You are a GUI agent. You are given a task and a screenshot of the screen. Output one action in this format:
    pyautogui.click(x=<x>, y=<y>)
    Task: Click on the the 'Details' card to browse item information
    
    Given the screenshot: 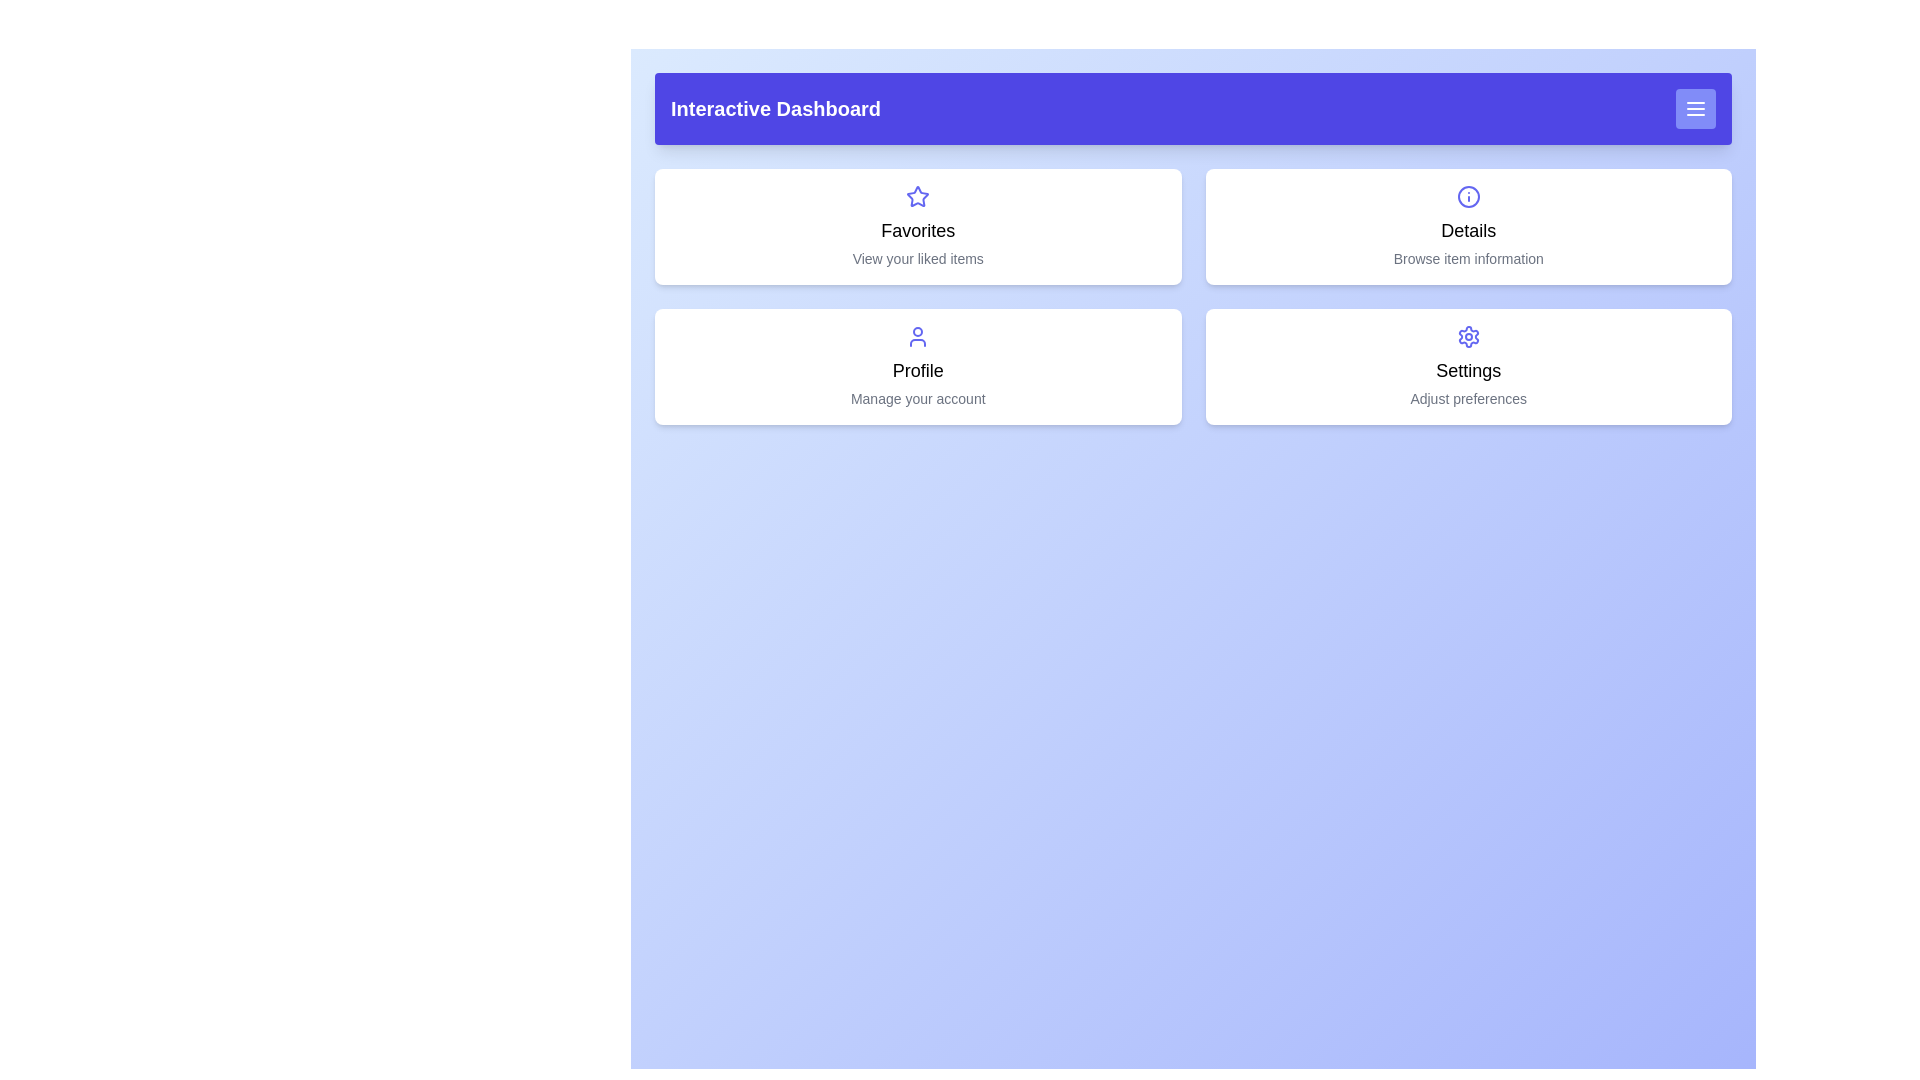 What is the action you would take?
    pyautogui.click(x=1468, y=226)
    